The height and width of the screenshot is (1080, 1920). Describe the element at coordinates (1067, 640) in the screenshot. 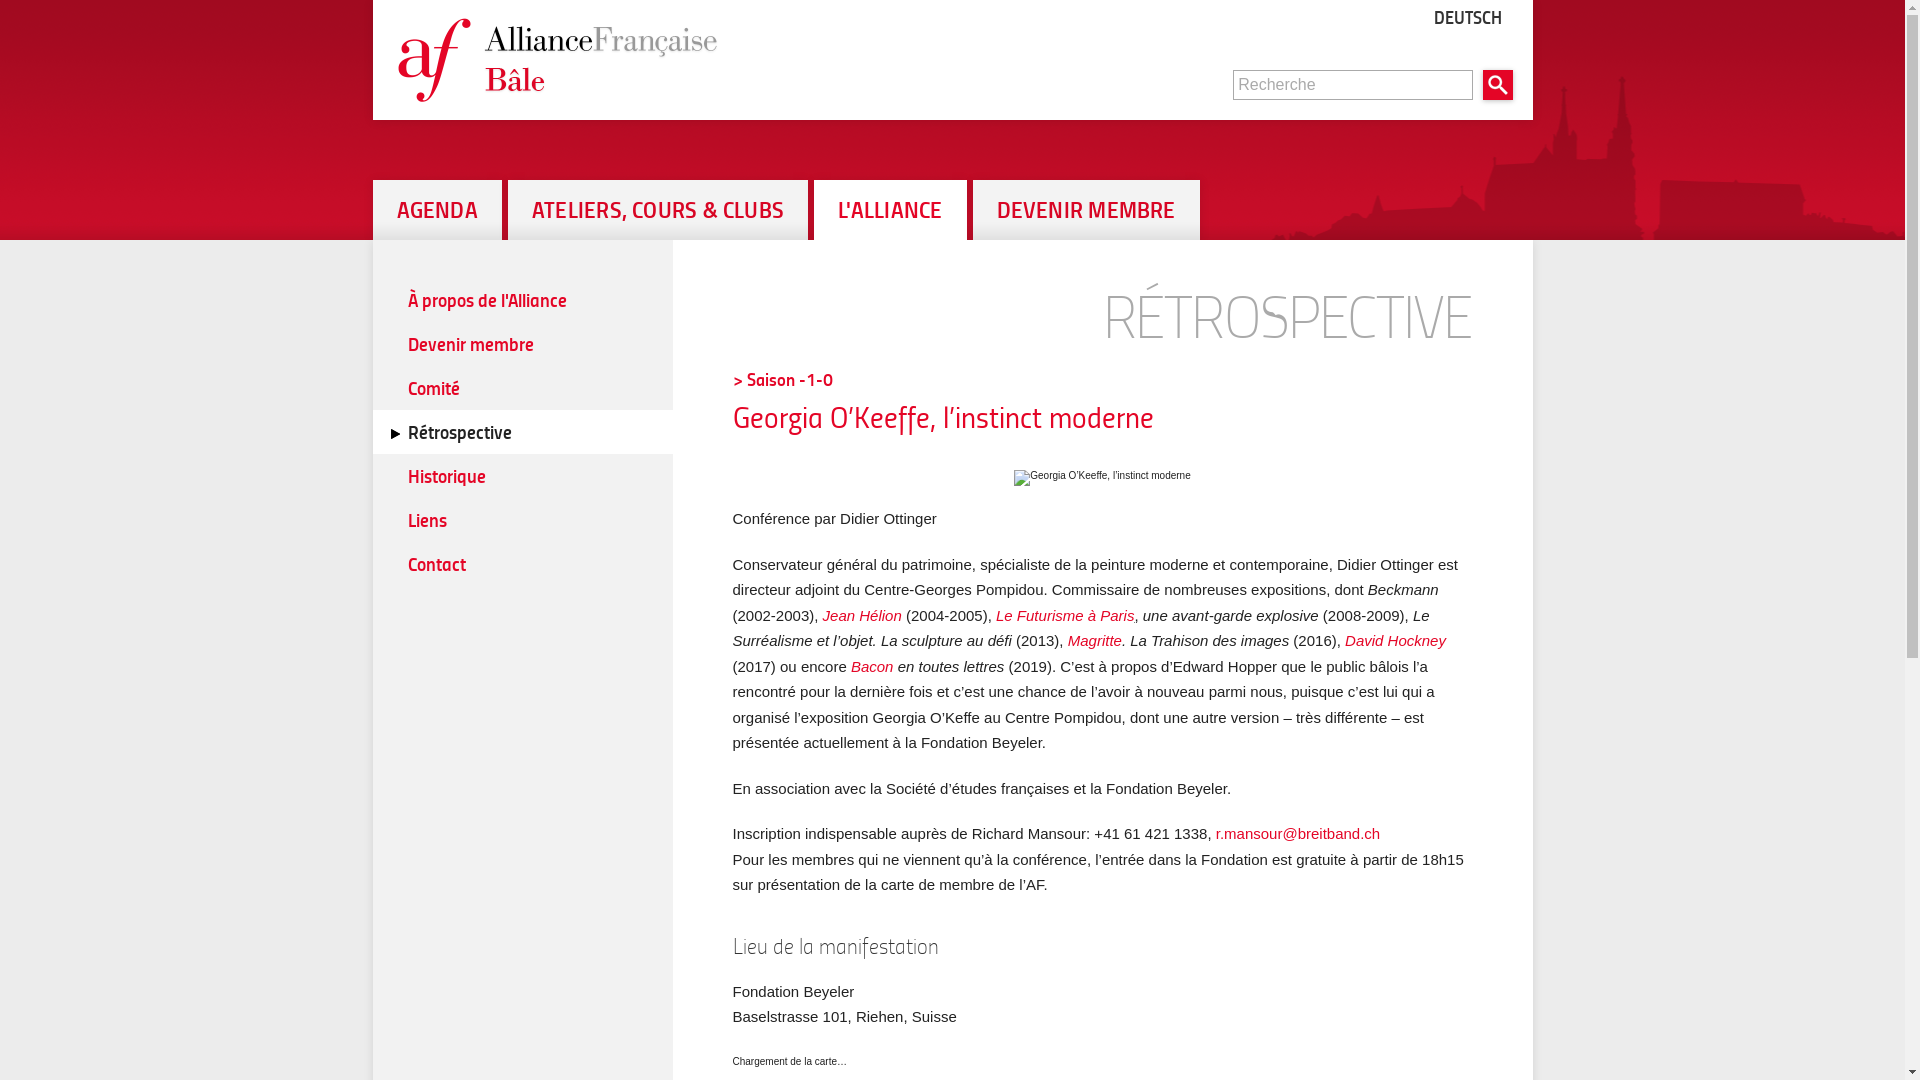

I see `'Magritte'` at that location.